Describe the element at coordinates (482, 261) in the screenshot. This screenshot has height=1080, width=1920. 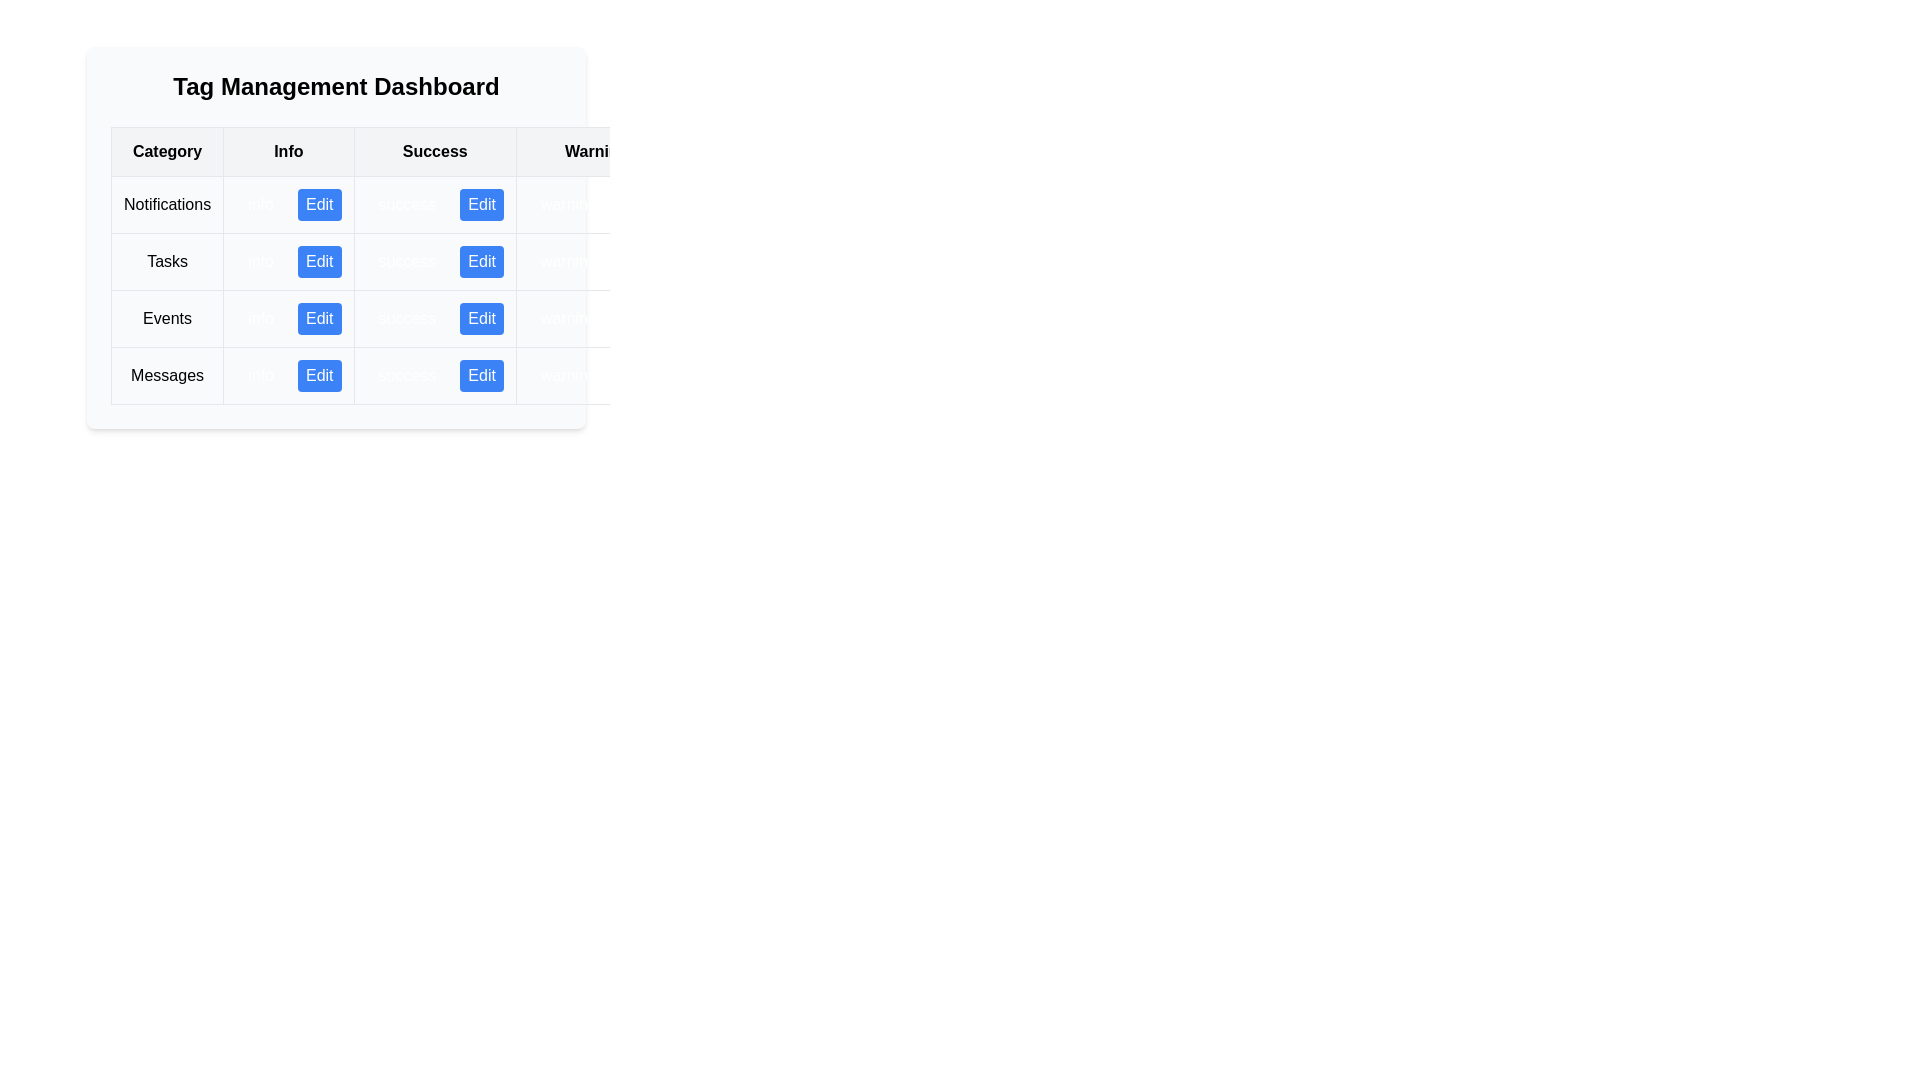
I see `the button in the 'success' column of the 'Tasks' row to change its background color` at that location.